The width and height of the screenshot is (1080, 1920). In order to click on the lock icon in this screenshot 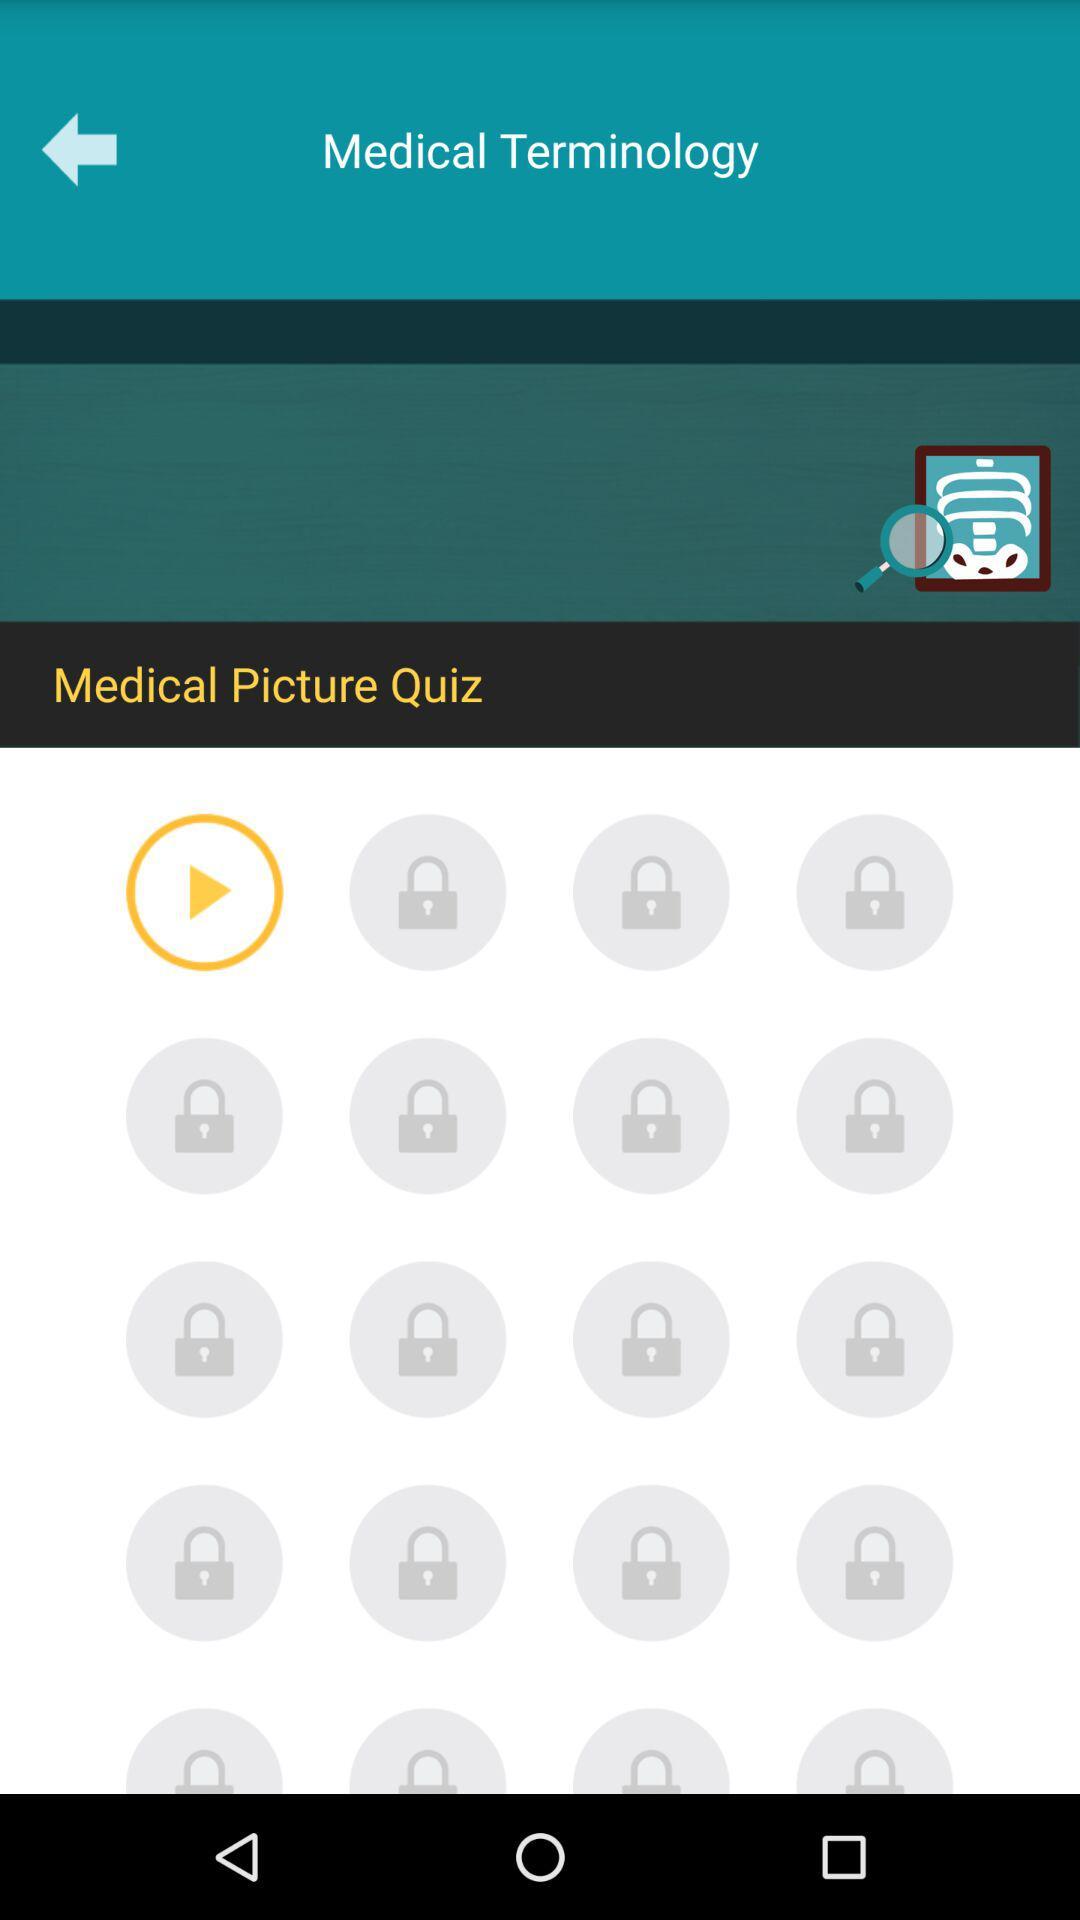, I will do `click(651, 954)`.